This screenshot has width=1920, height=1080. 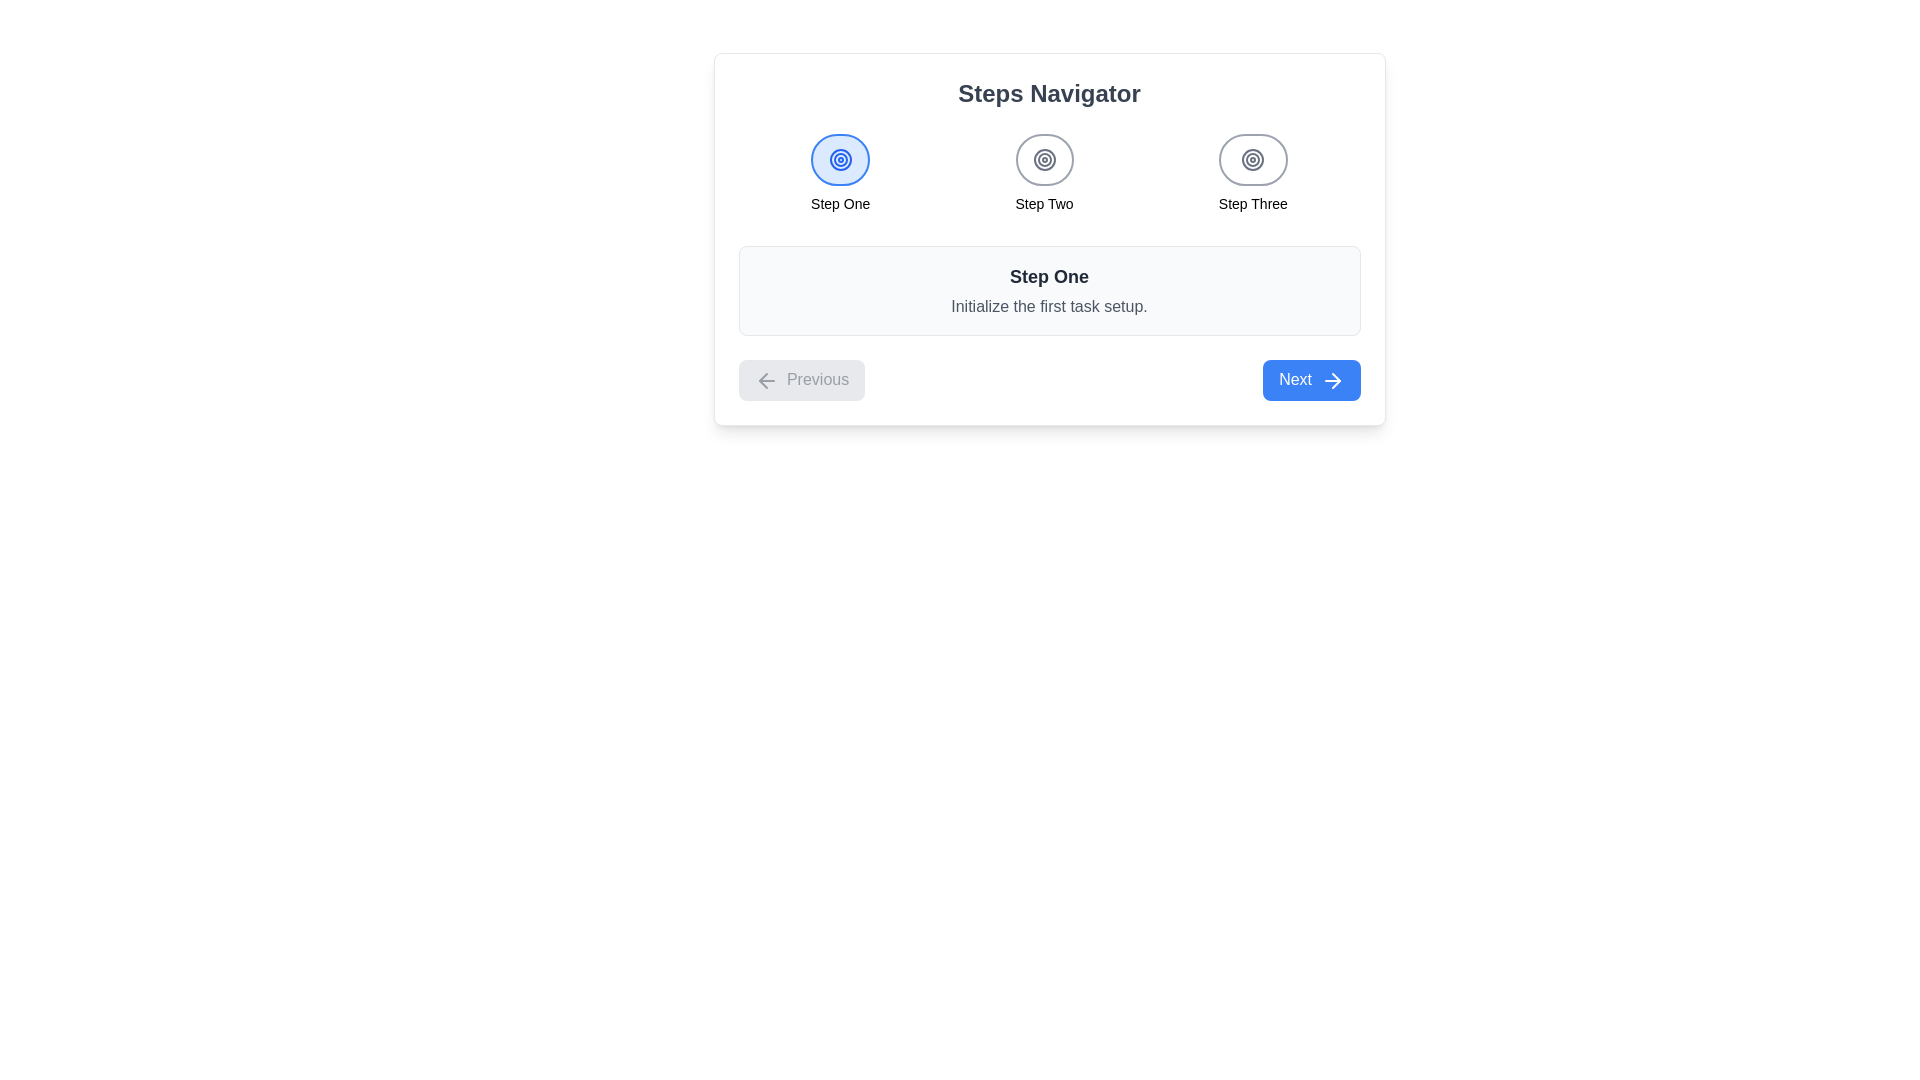 What do you see at coordinates (1043, 204) in the screenshot?
I see `text label indicating 'Step Two' located under the middle circular step indicator in the step navigation bar` at bounding box center [1043, 204].